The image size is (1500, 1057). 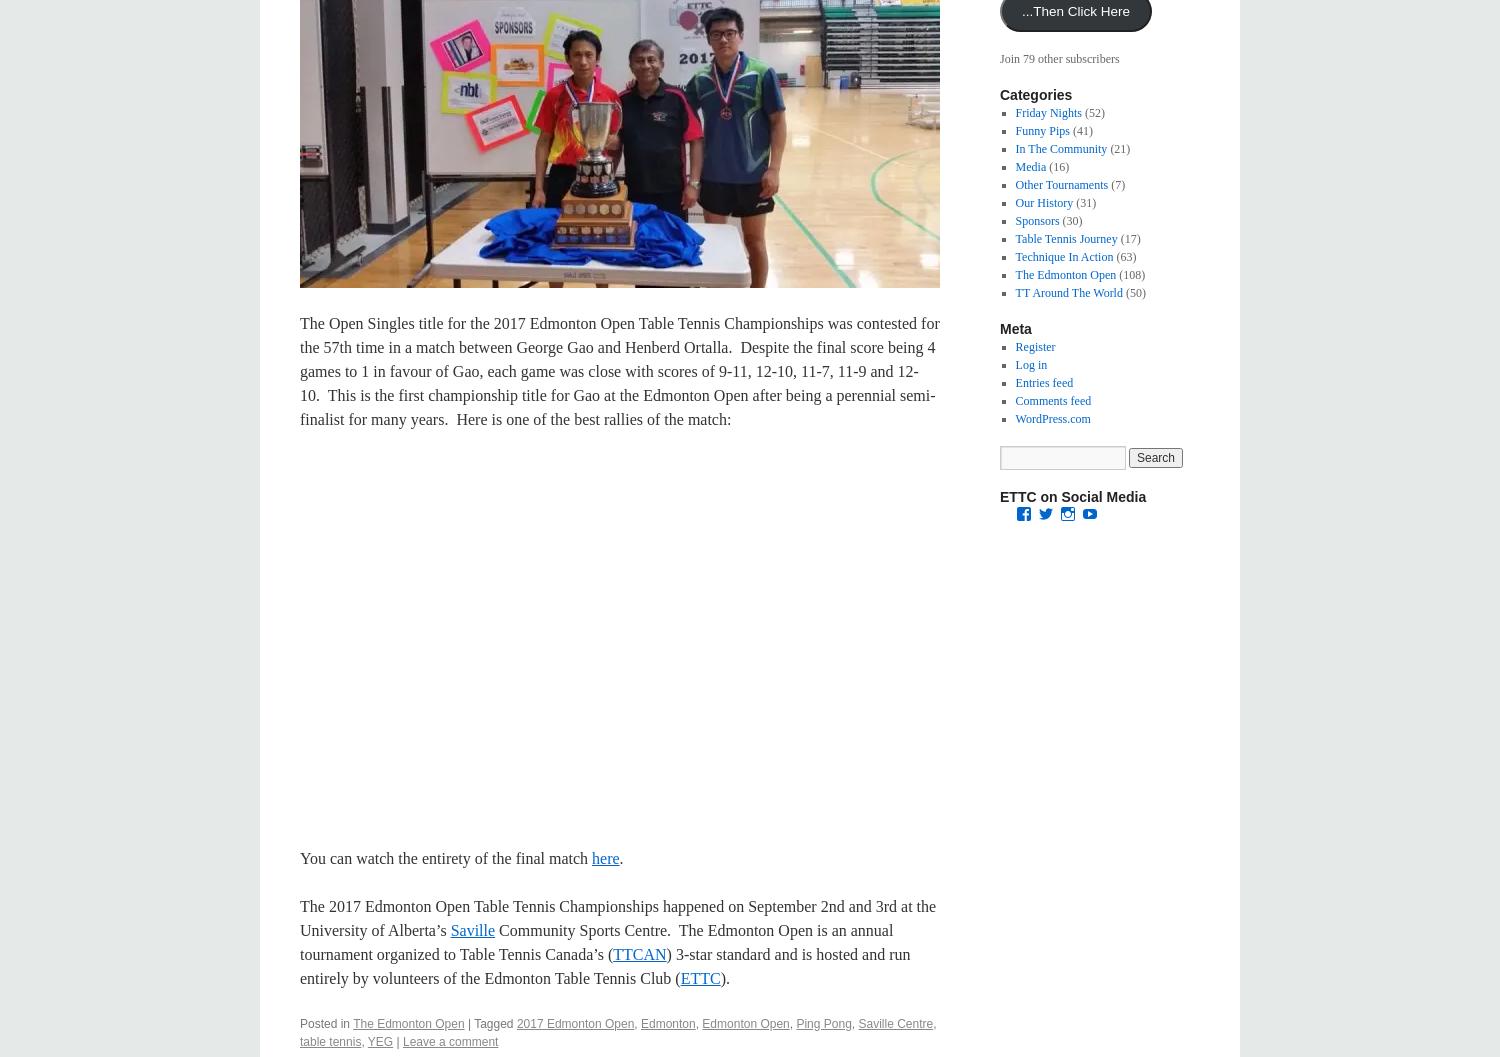 What do you see at coordinates (595, 941) in the screenshot?
I see `'Community Sports Centre.  The Edmonton Open is an annual tournament organized to Table Tennis Canada’s ('` at bounding box center [595, 941].